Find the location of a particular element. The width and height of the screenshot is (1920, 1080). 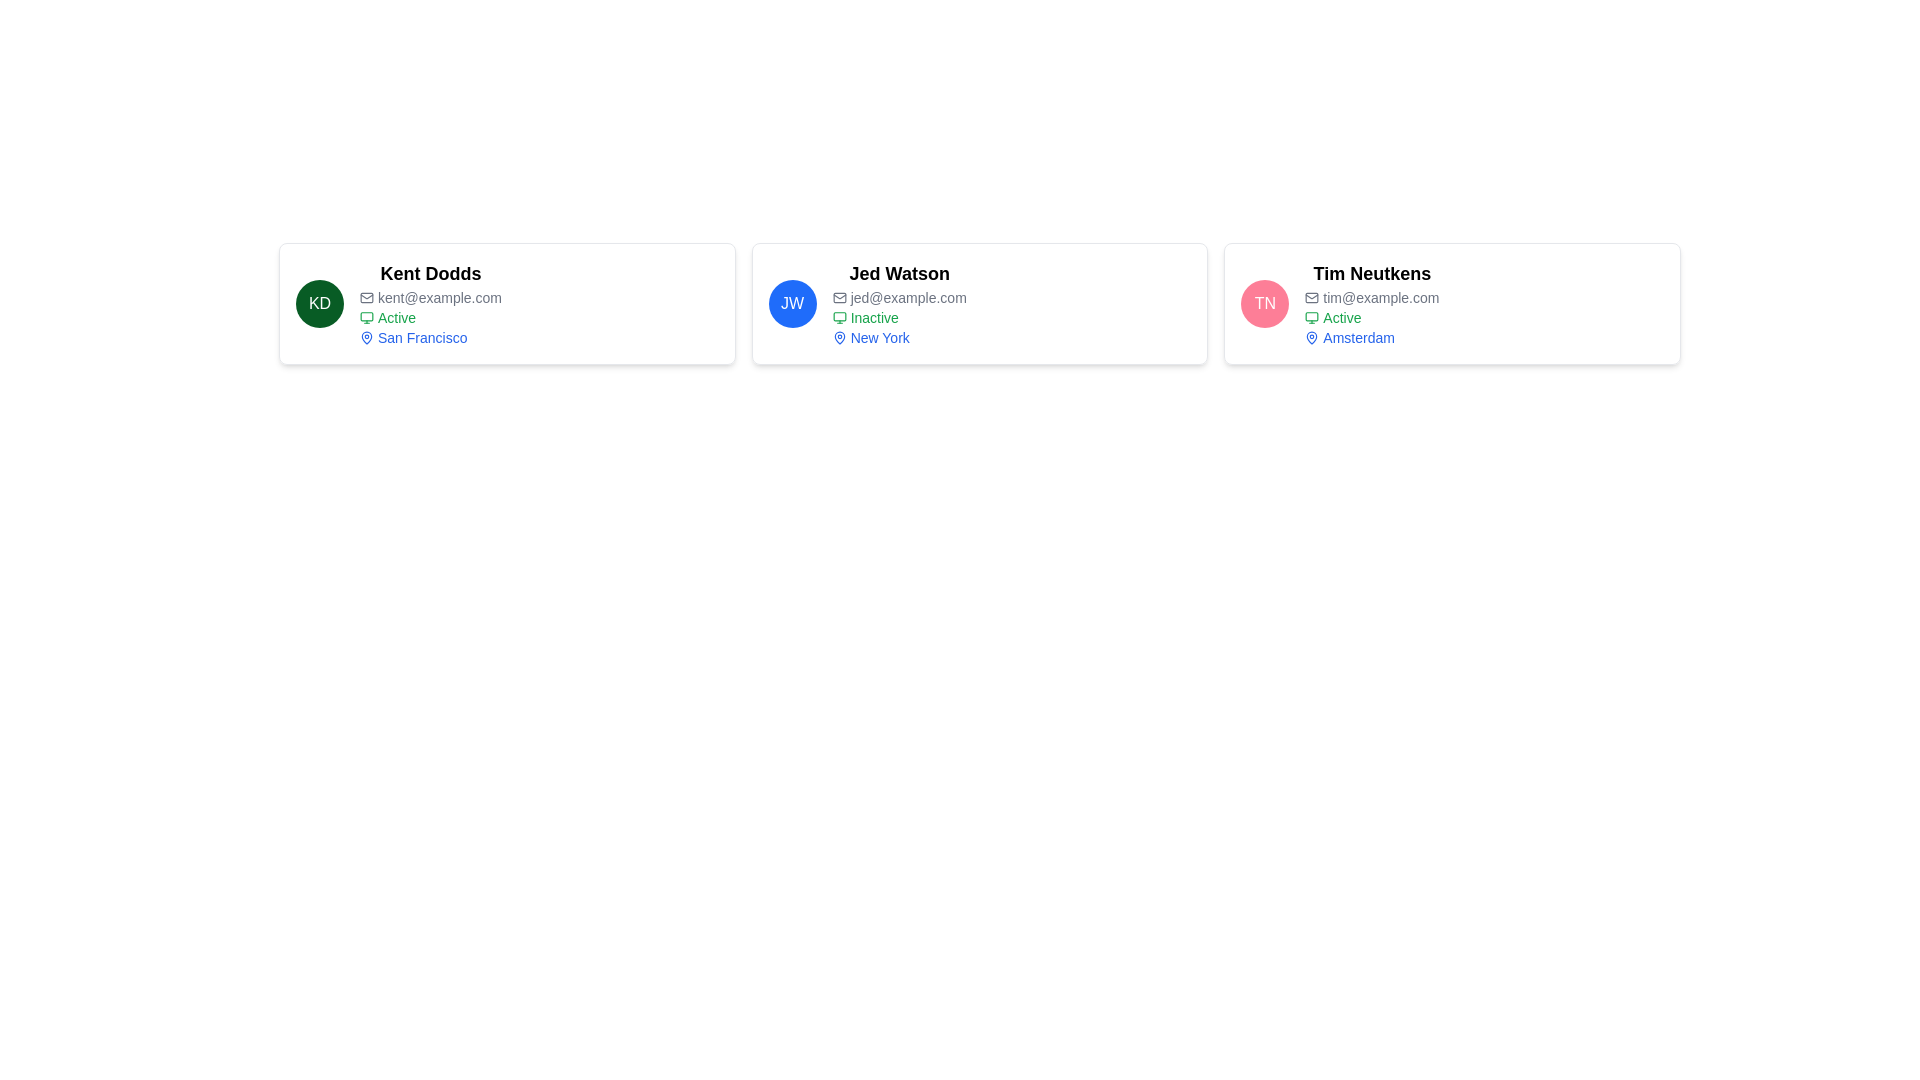

the Profile Card displaying user information for Tim Neutkens, which includes a circular avatar with initials 'TN', name in bold, email in gray, status 'Active' in green, and location 'Amsterdam' in blue is located at coordinates (1452, 304).